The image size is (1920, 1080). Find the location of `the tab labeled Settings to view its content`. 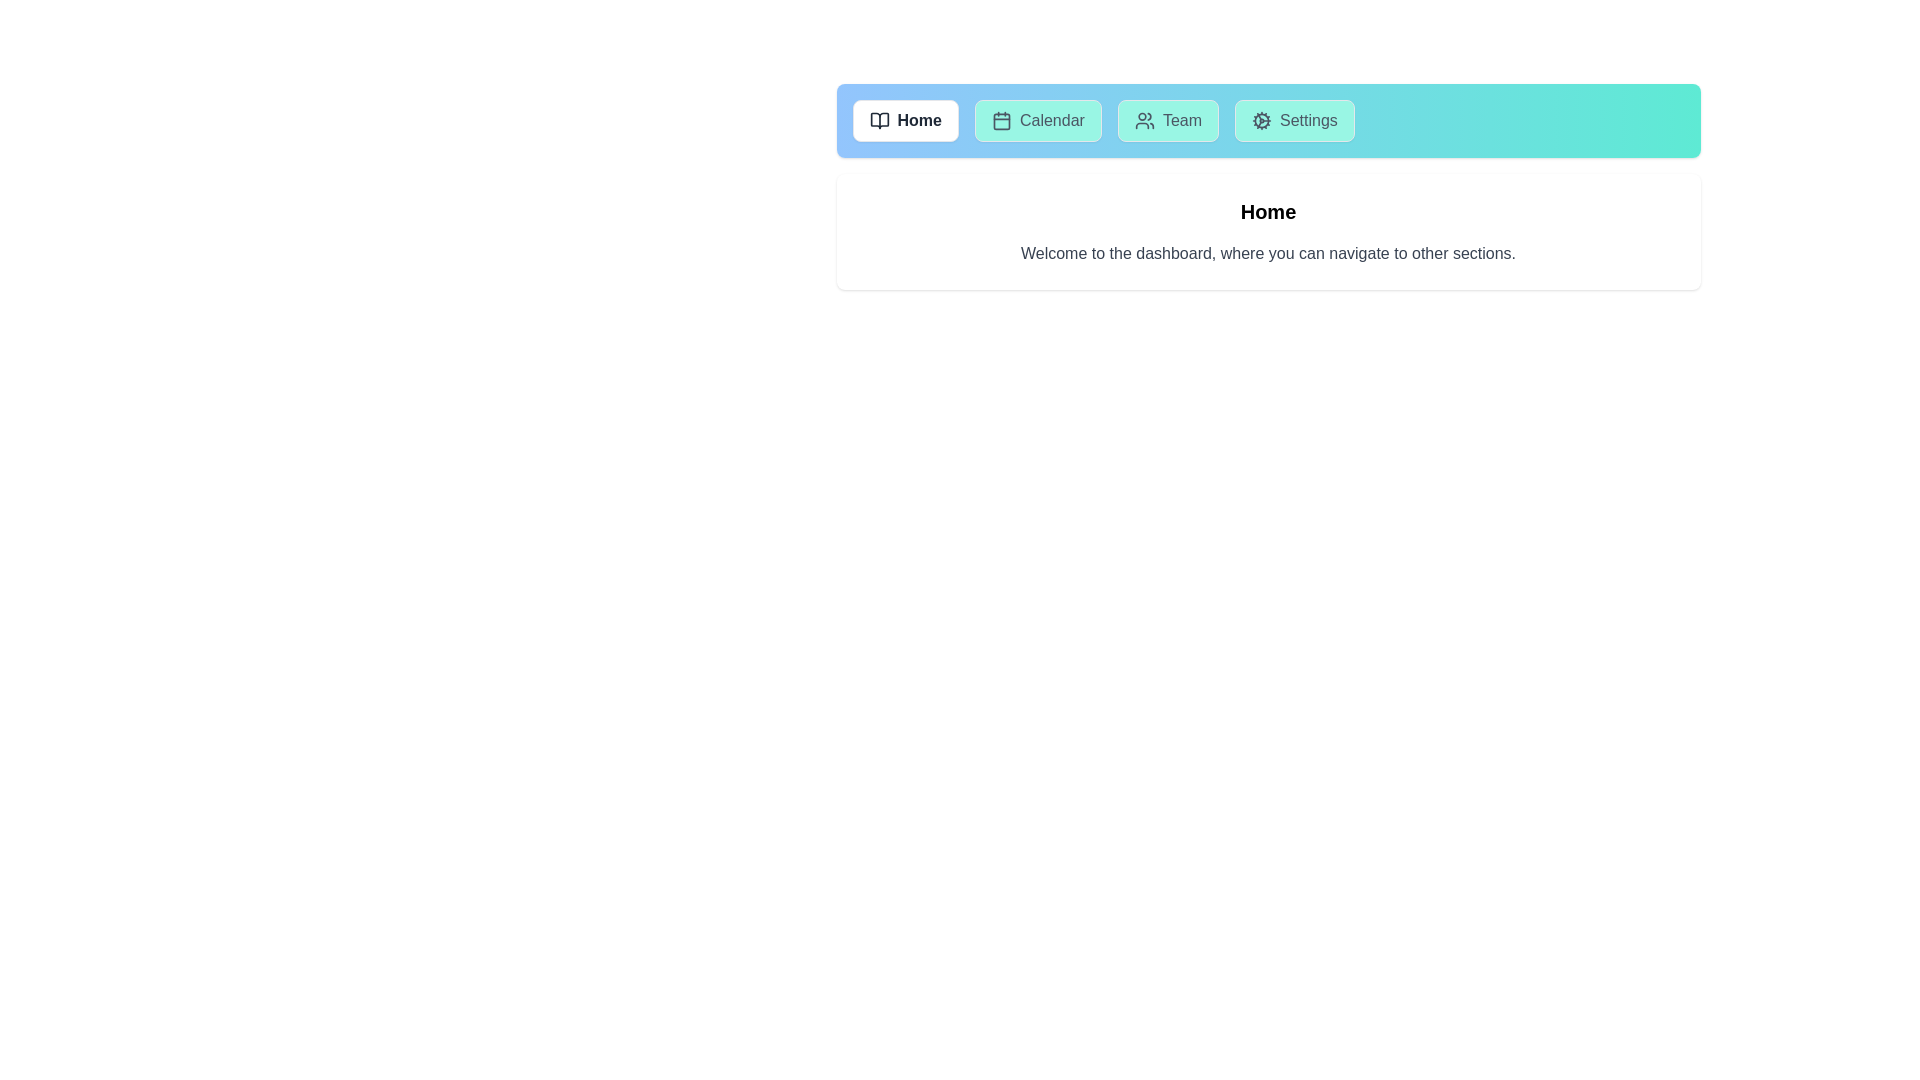

the tab labeled Settings to view its content is located at coordinates (1294, 120).